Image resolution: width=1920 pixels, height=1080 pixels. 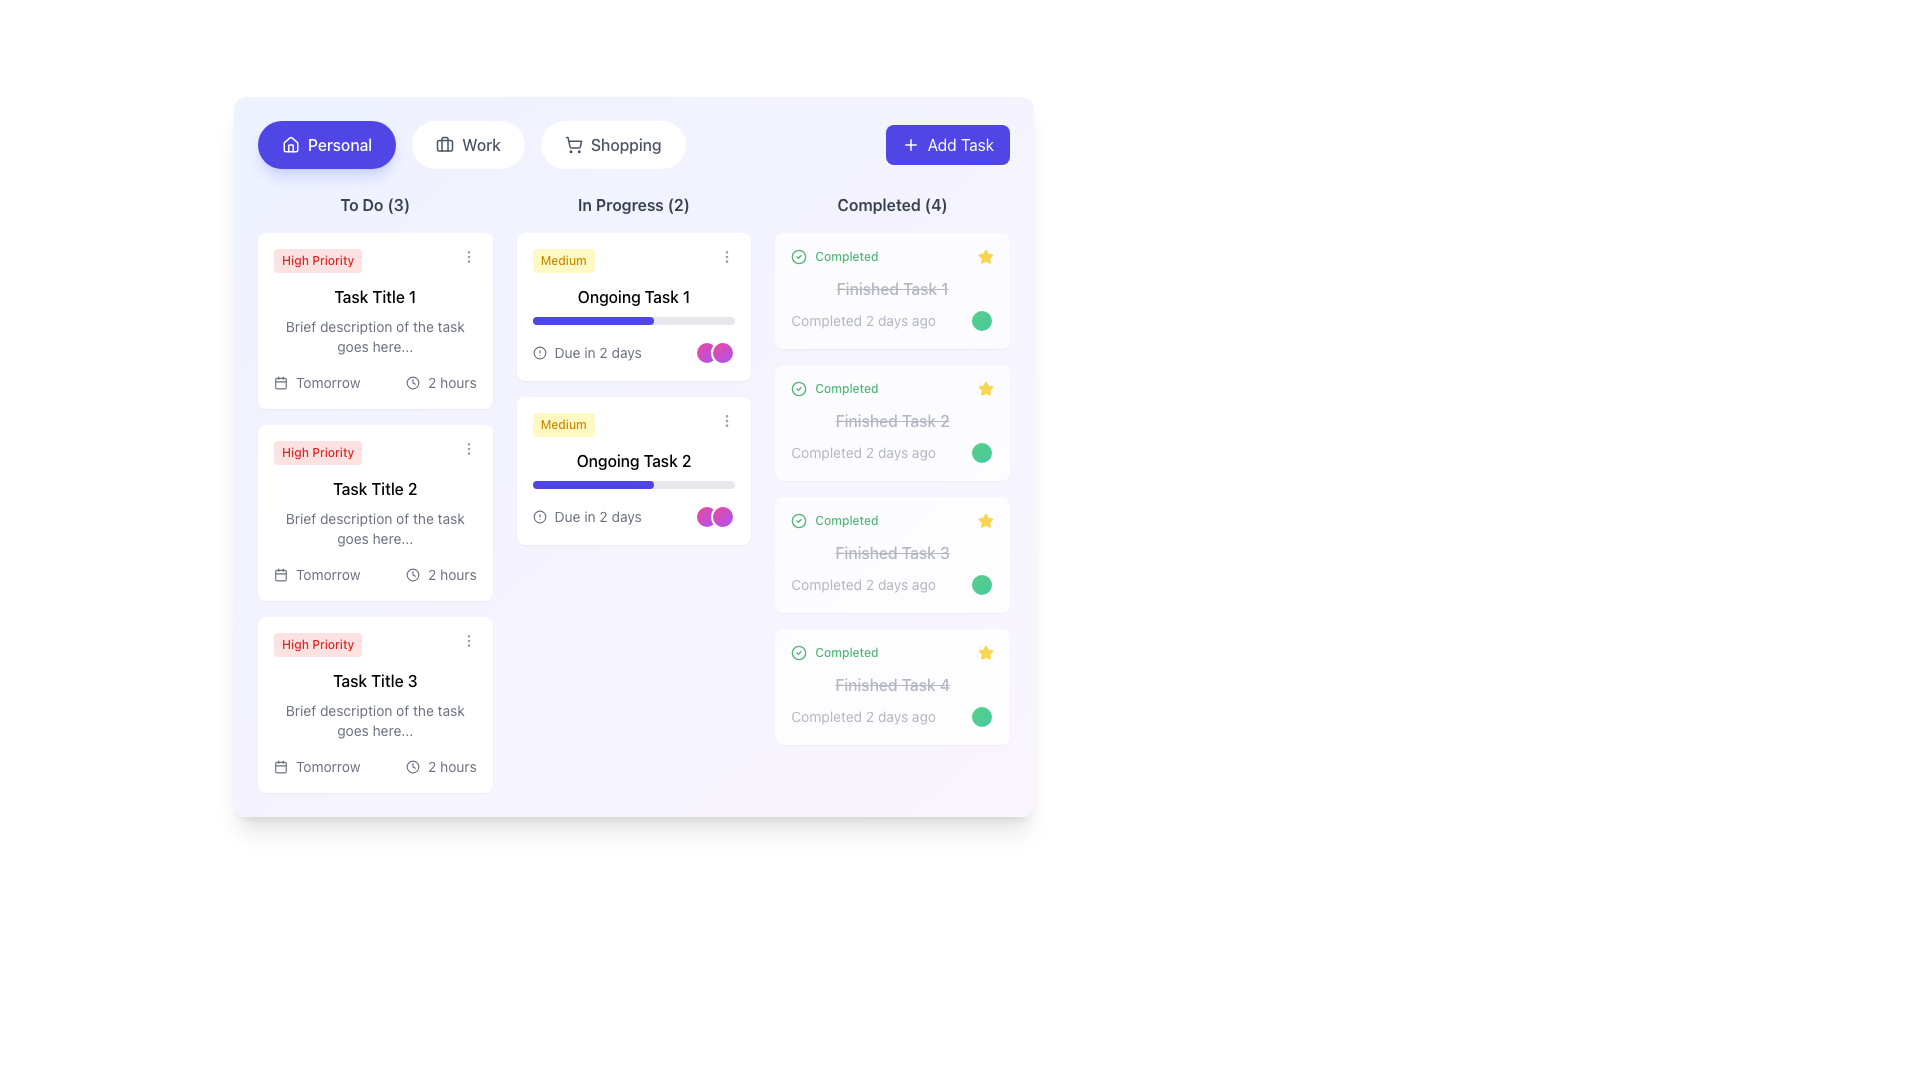 What do you see at coordinates (451, 574) in the screenshot?
I see `the time estimate label indicating a 2-hour completion time, located in the bottom-right corner of the card labeled 'Task Title 2' in the 'To Do' column, immediately right of the clock icon` at bounding box center [451, 574].